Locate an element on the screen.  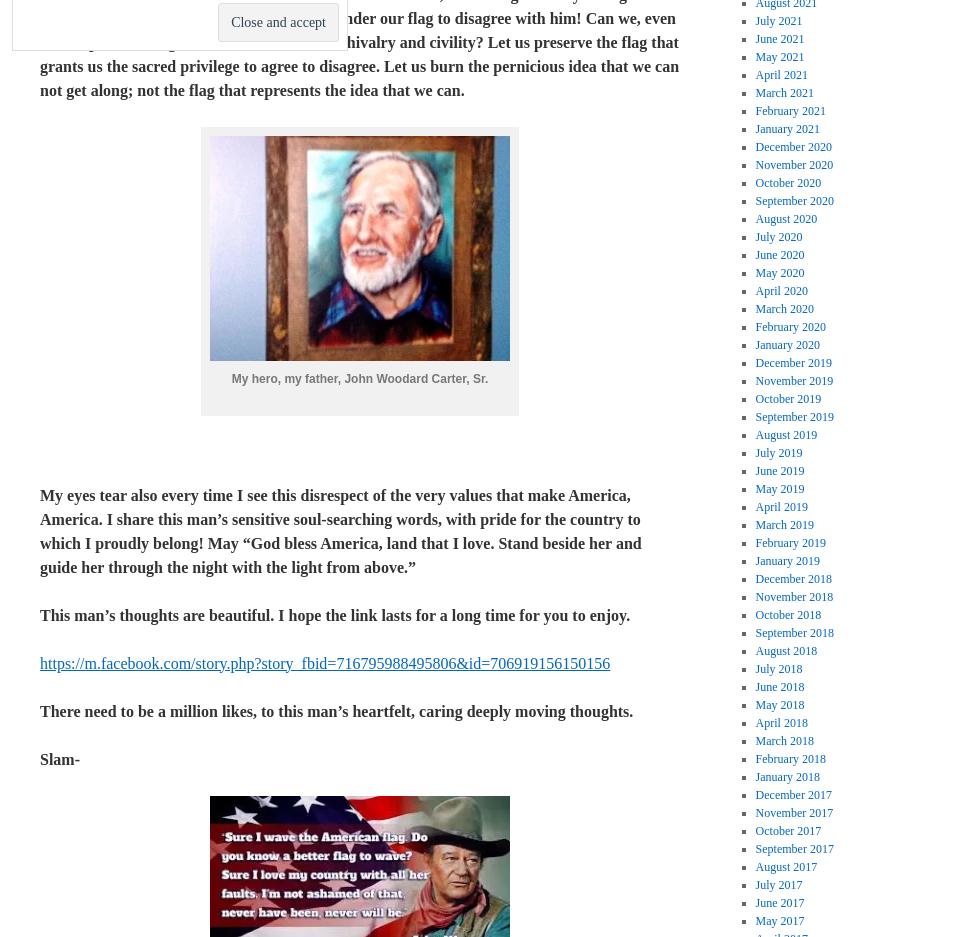
'April 2018' is located at coordinates (754, 721).